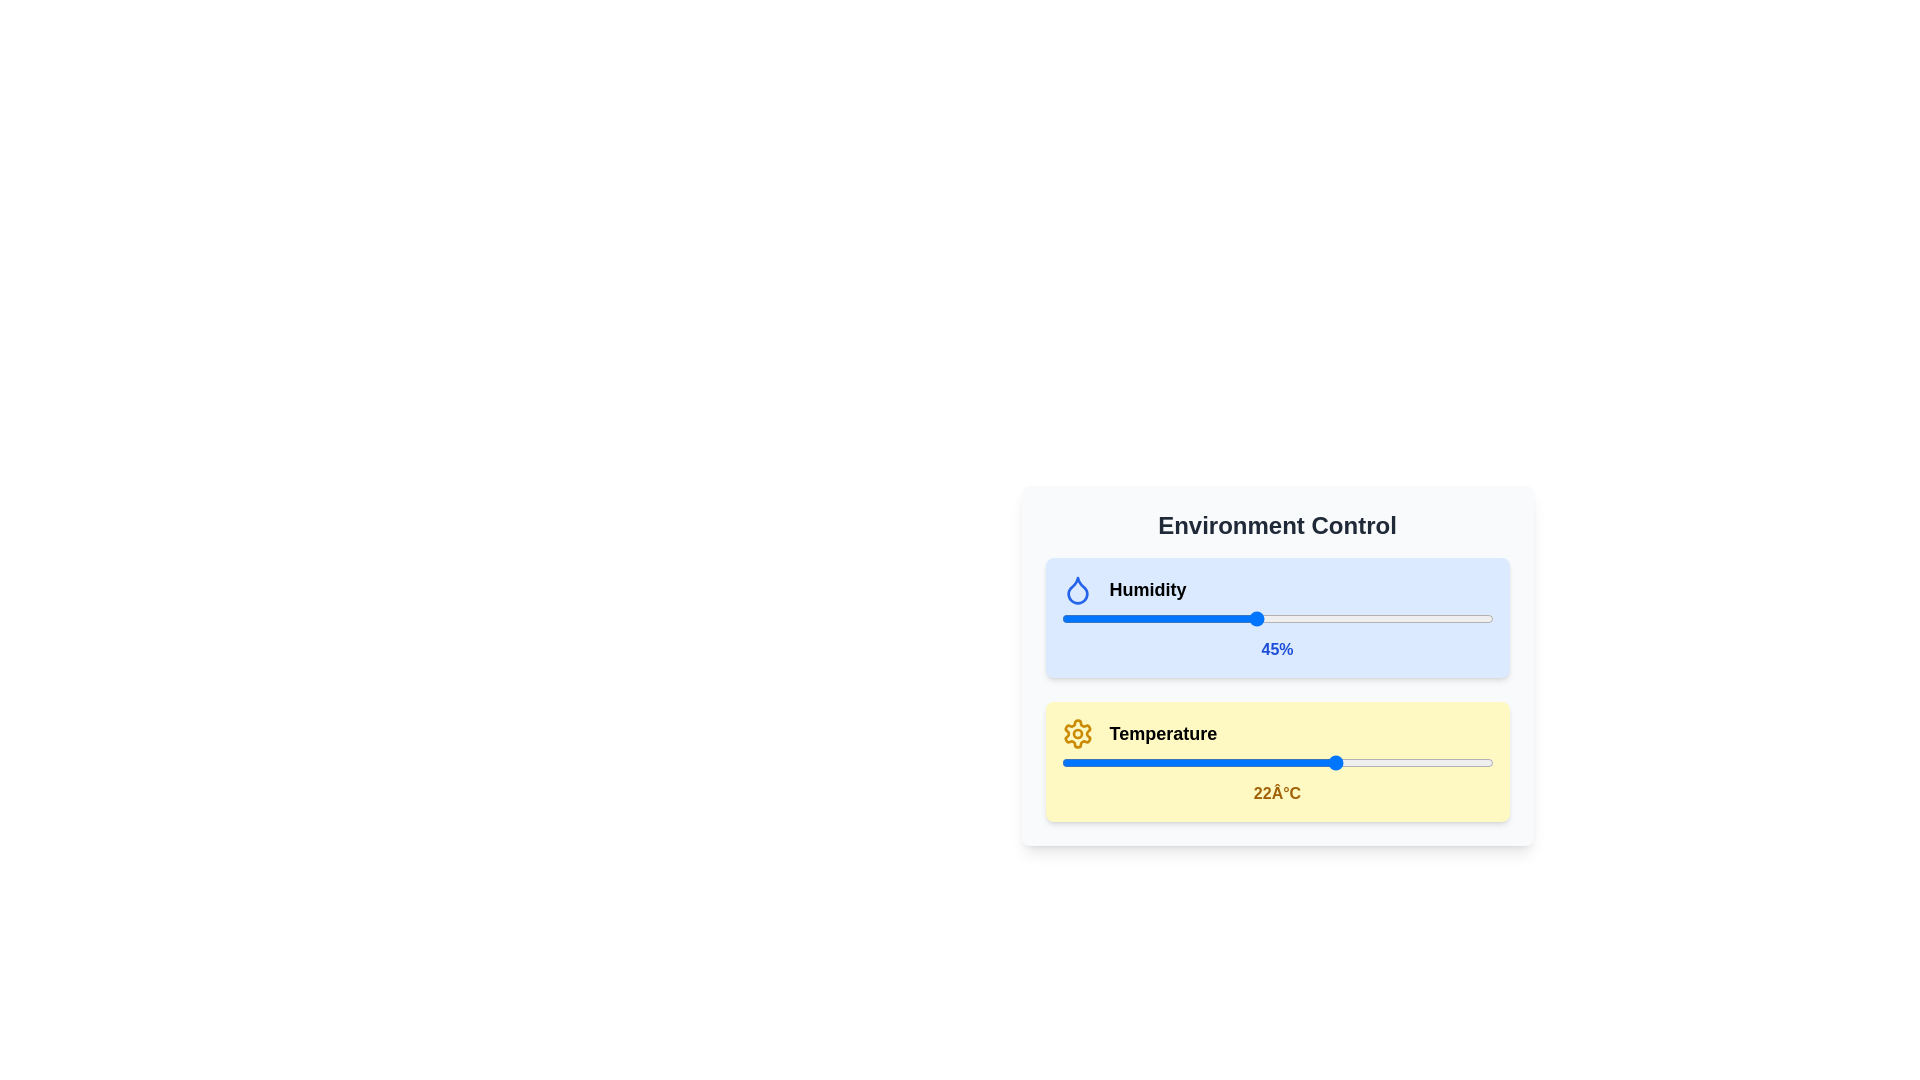  I want to click on the temperature slider to set the temperature to -5 degrees Celsius, so click(1103, 763).